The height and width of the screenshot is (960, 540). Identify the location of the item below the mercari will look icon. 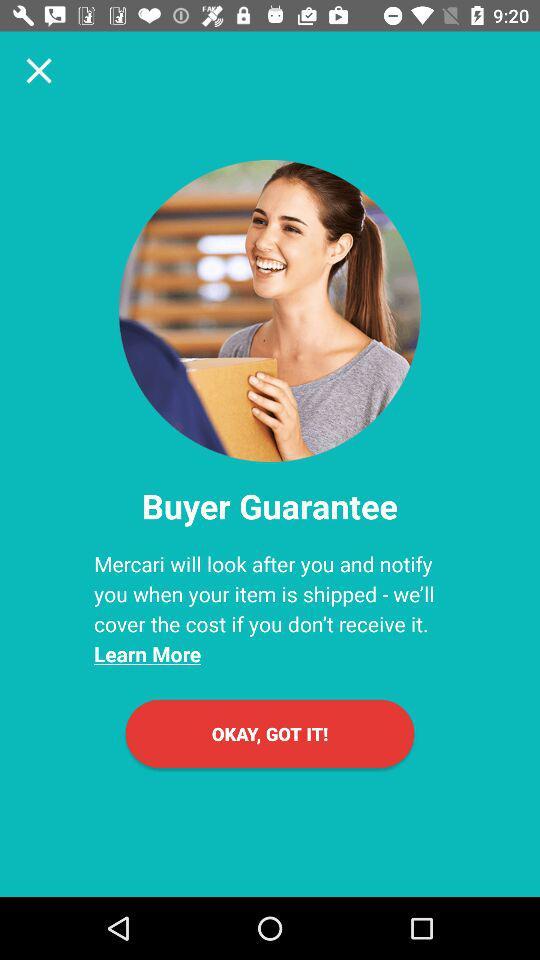
(270, 732).